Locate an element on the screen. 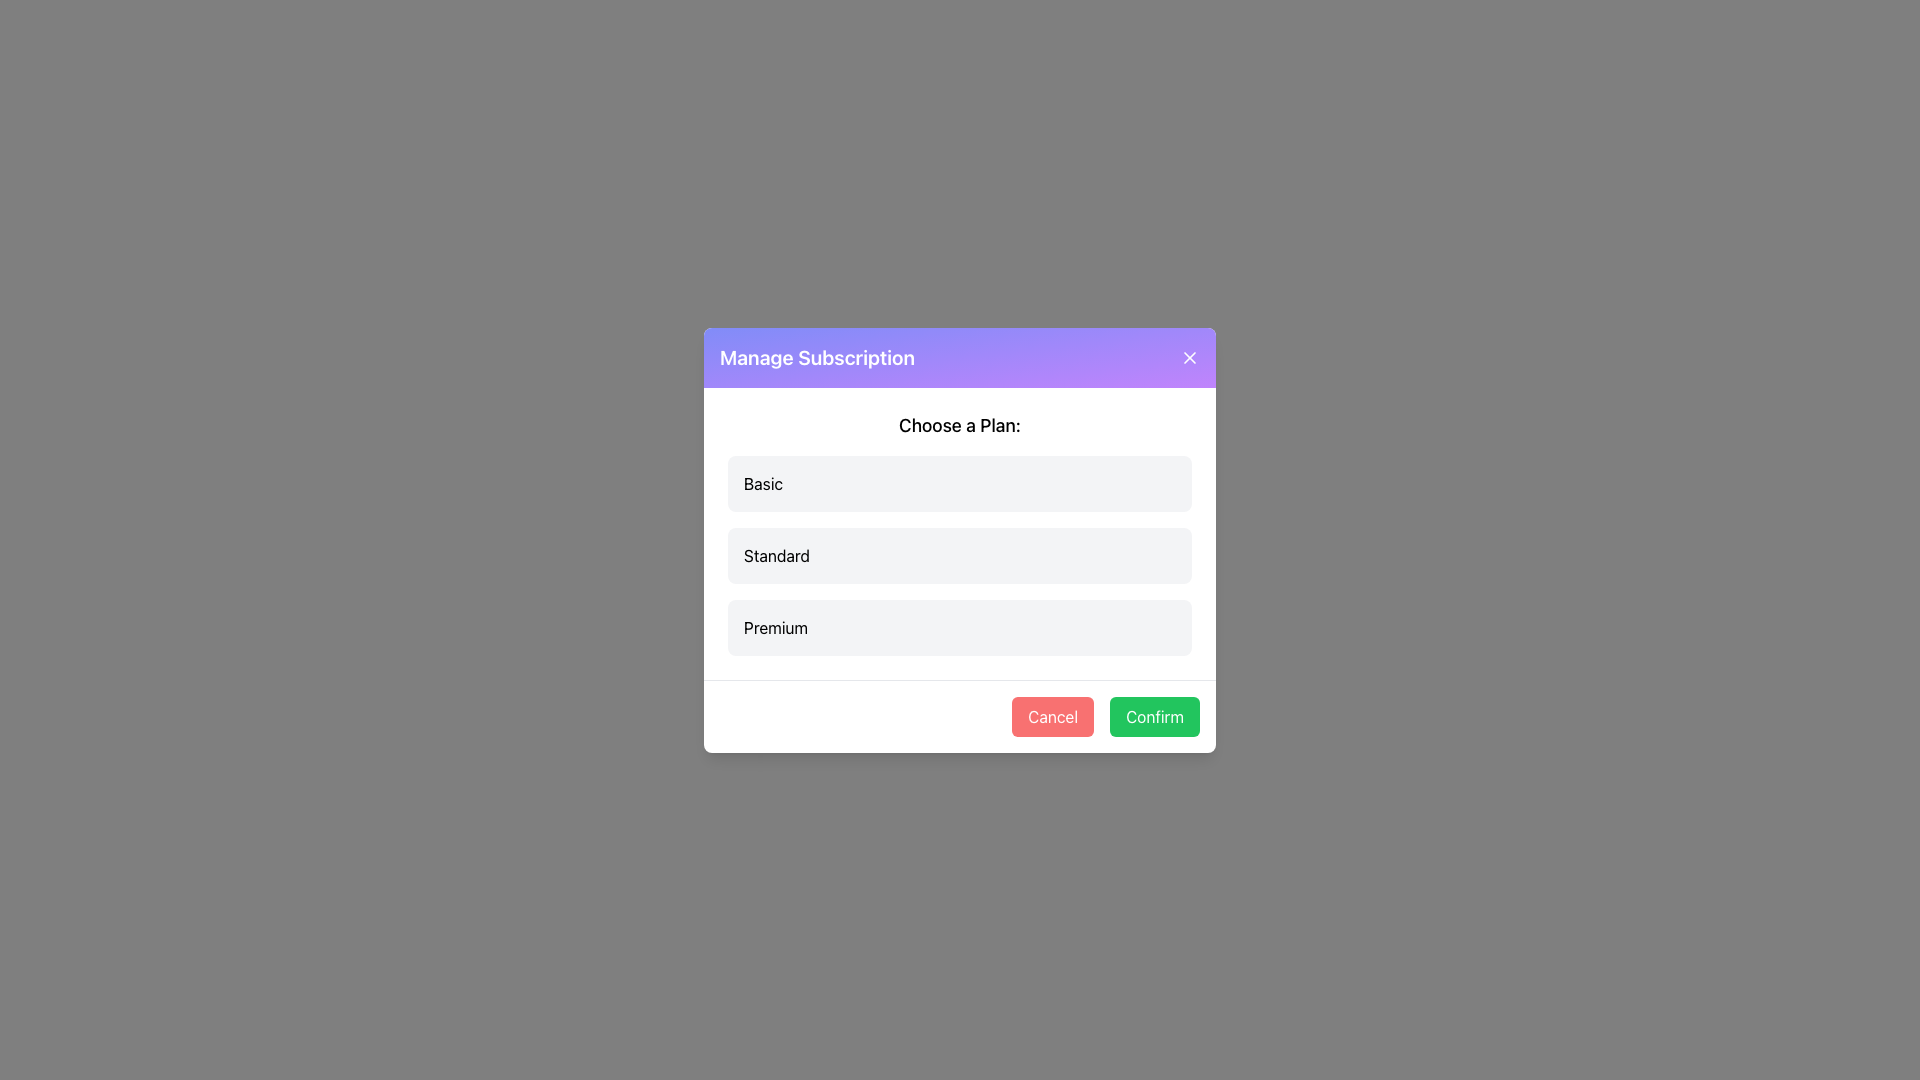 This screenshot has width=1920, height=1080. the diagonal cross icon located in the top-right corner of the modal window is located at coordinates (1190, 356).